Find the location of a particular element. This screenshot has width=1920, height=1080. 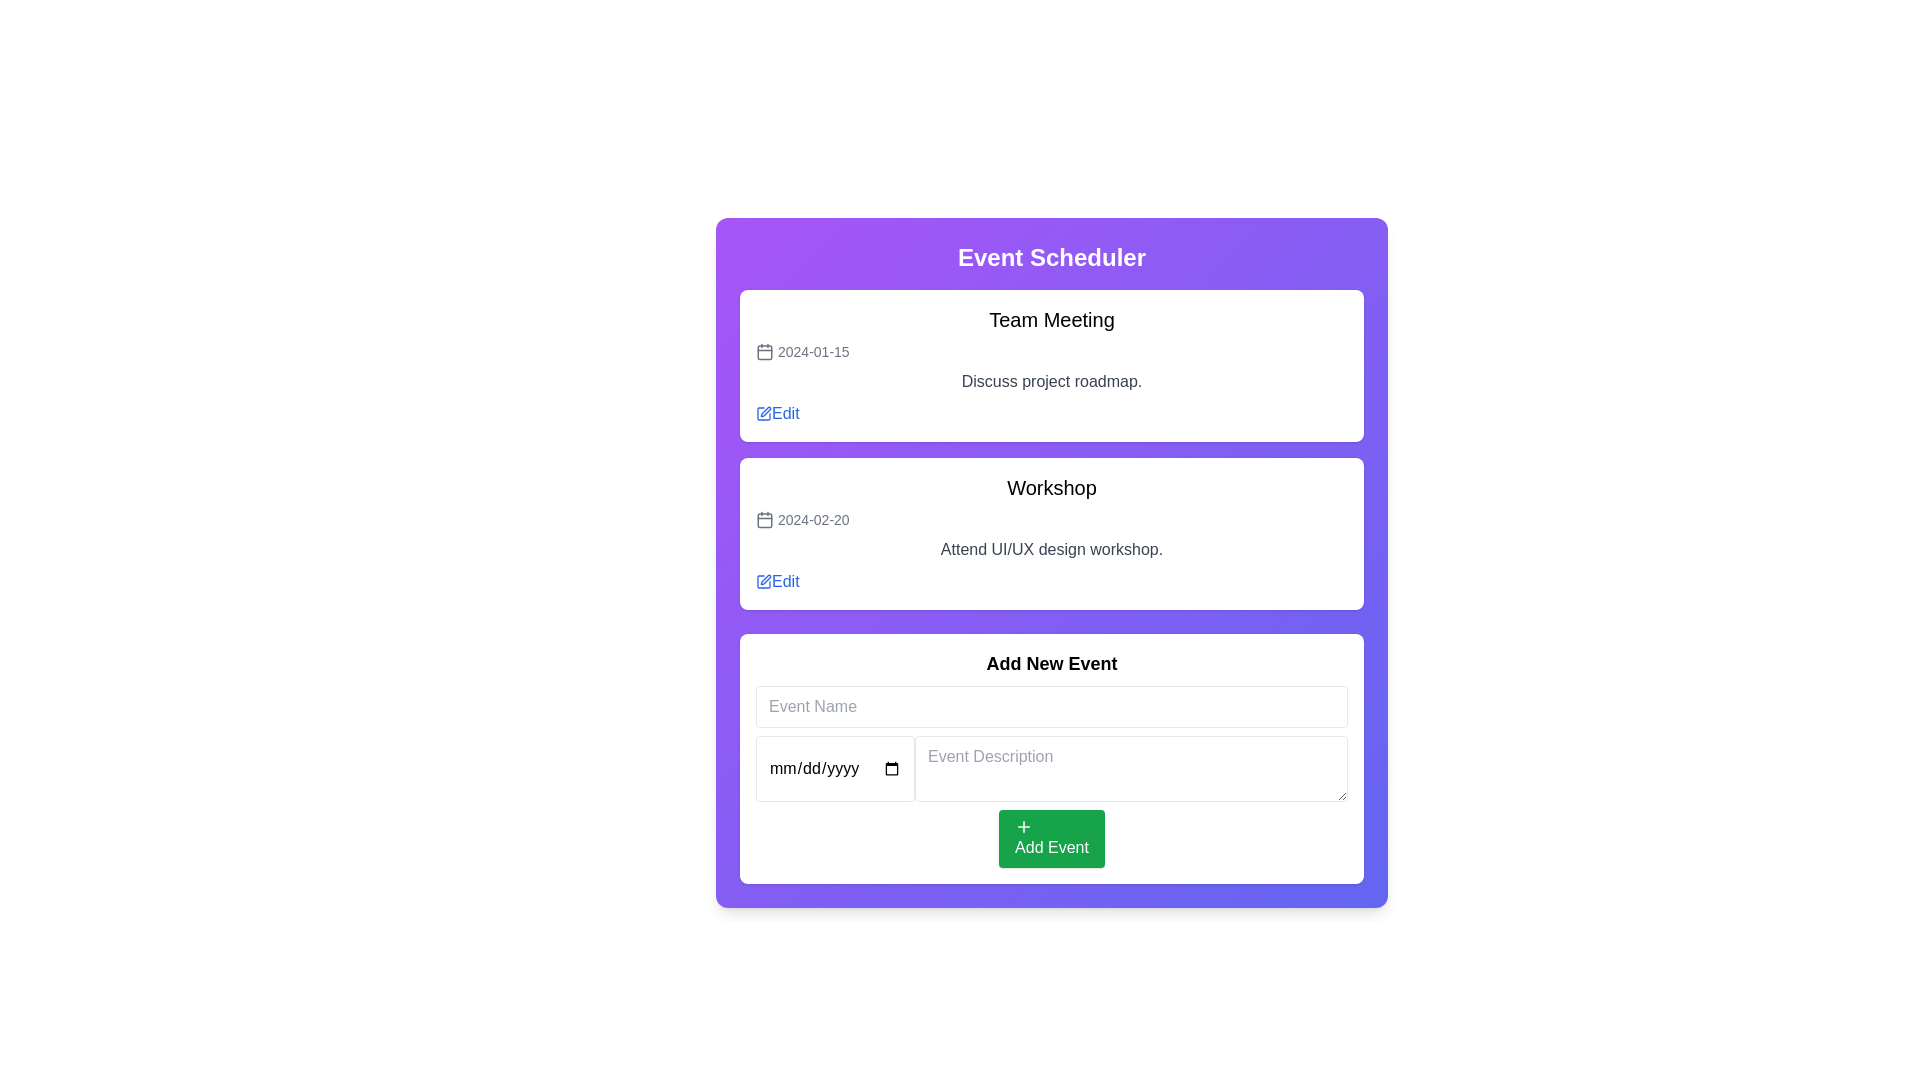

the static text component labeled 'Add New Event' which is styled in bold, large sans-serif font and located above the input field for 'Event Name' is located at coordinates (1050, 663).